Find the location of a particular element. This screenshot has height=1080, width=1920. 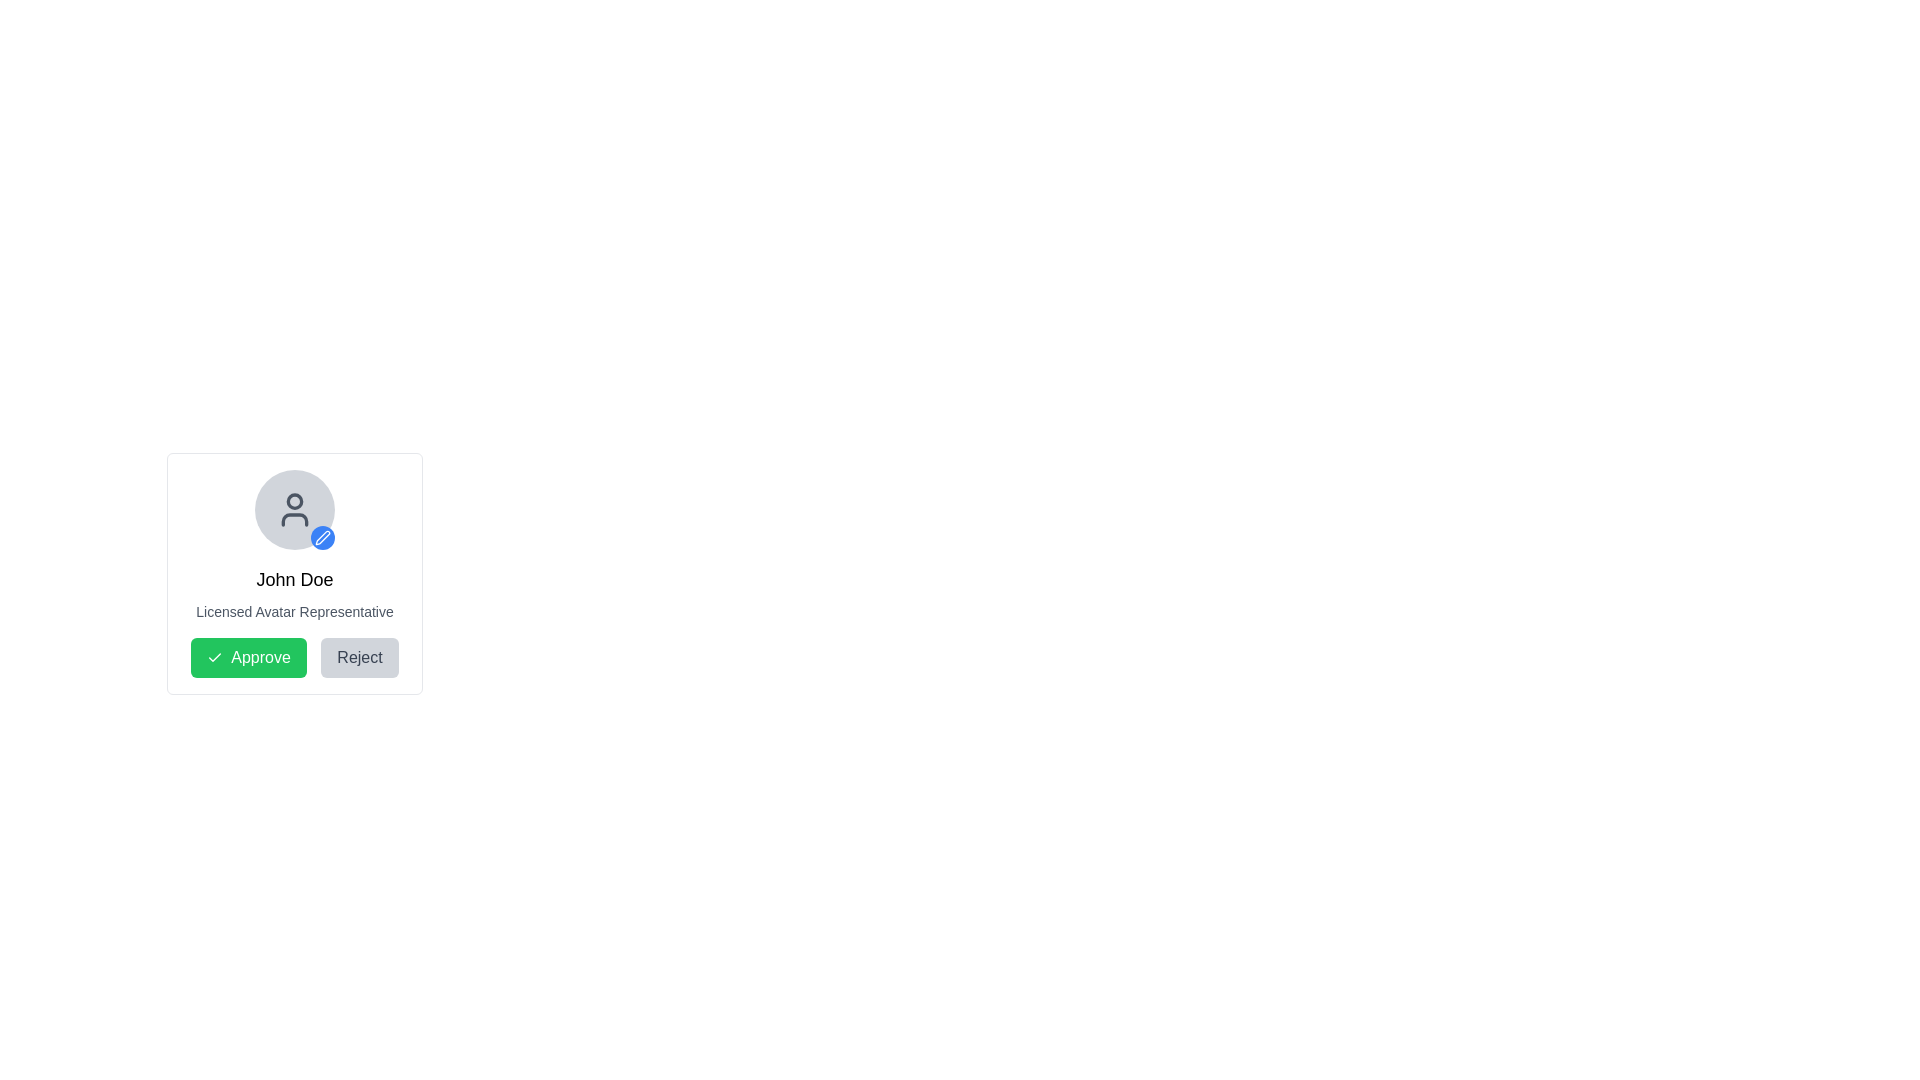

the descriptive text label located below the 'John Doe' text in the card-like interface is located at coordinates (293, 611).